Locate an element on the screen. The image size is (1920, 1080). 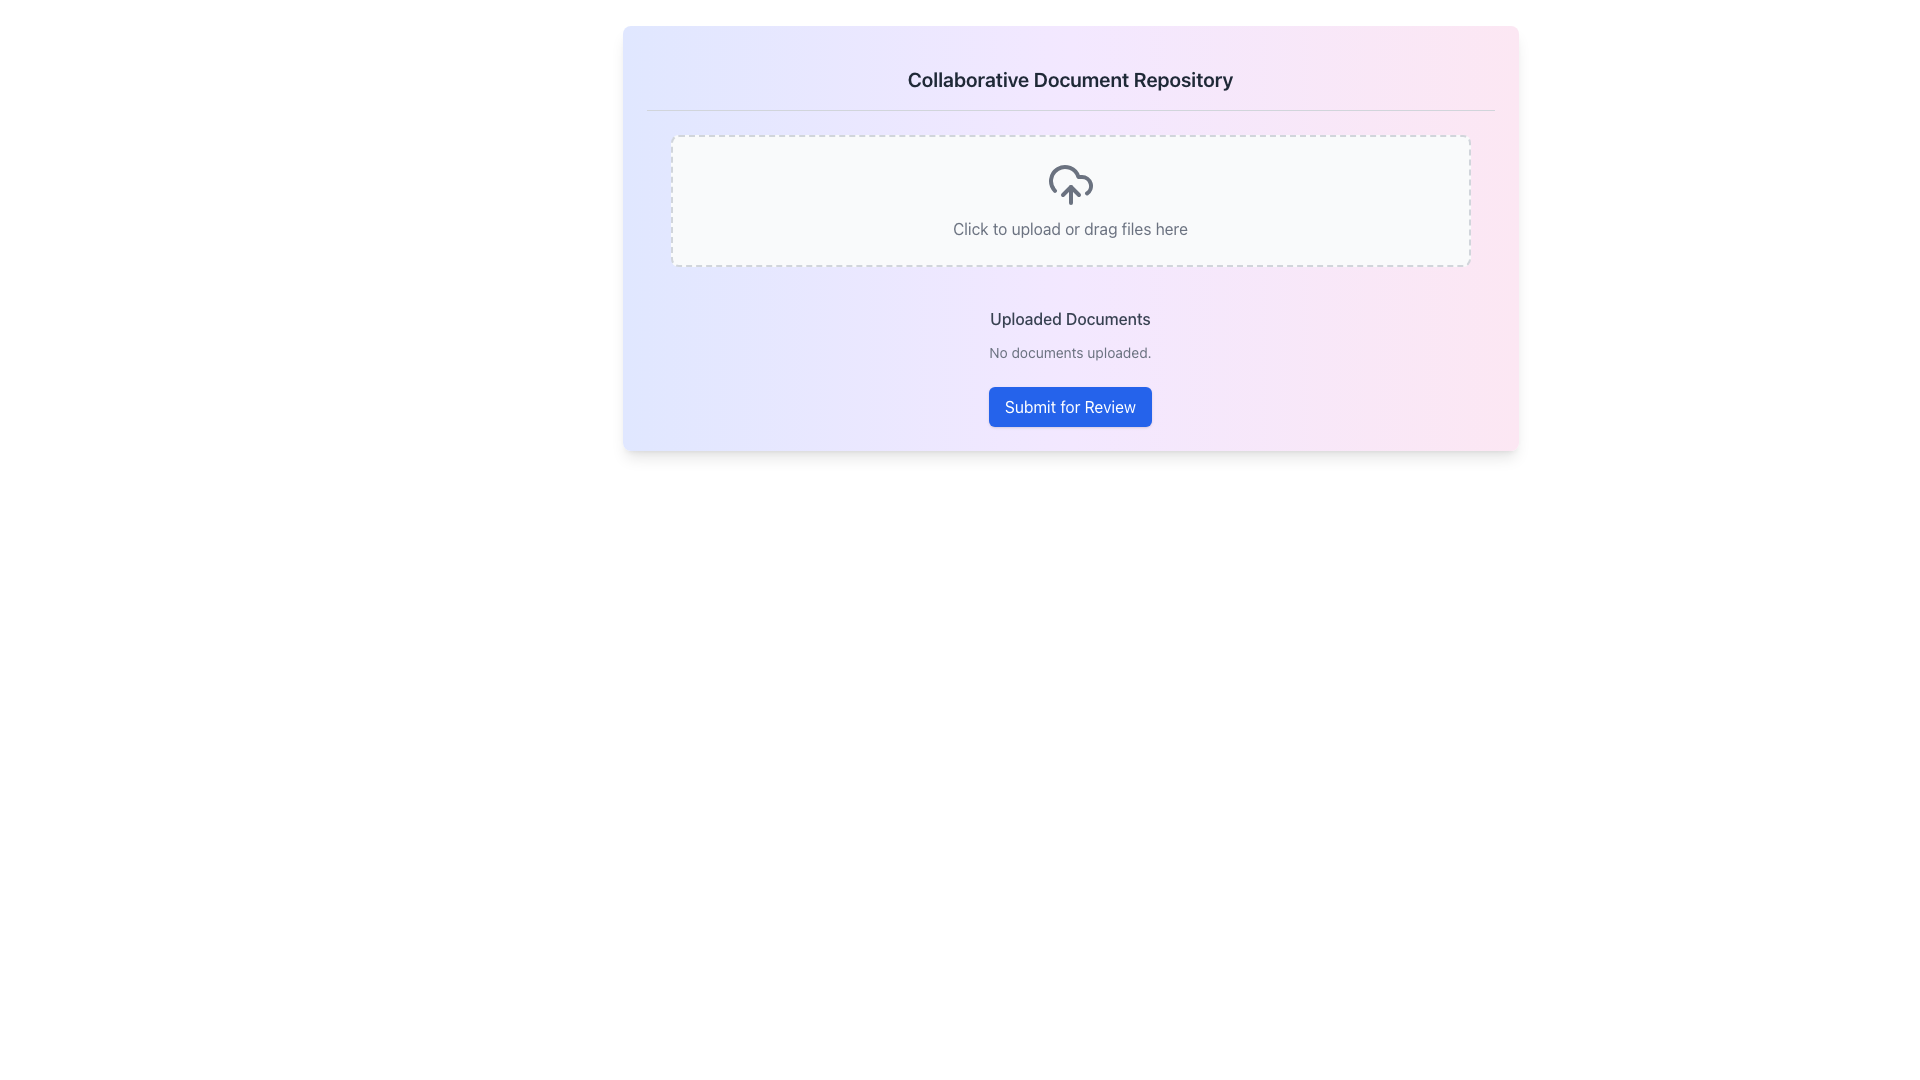
the descriptive text label in the 'Uploaded Documents' section, which is positioned above the text 'No documents uploaded.' and below the uploading interface area is located at coordinates (1069, 318).